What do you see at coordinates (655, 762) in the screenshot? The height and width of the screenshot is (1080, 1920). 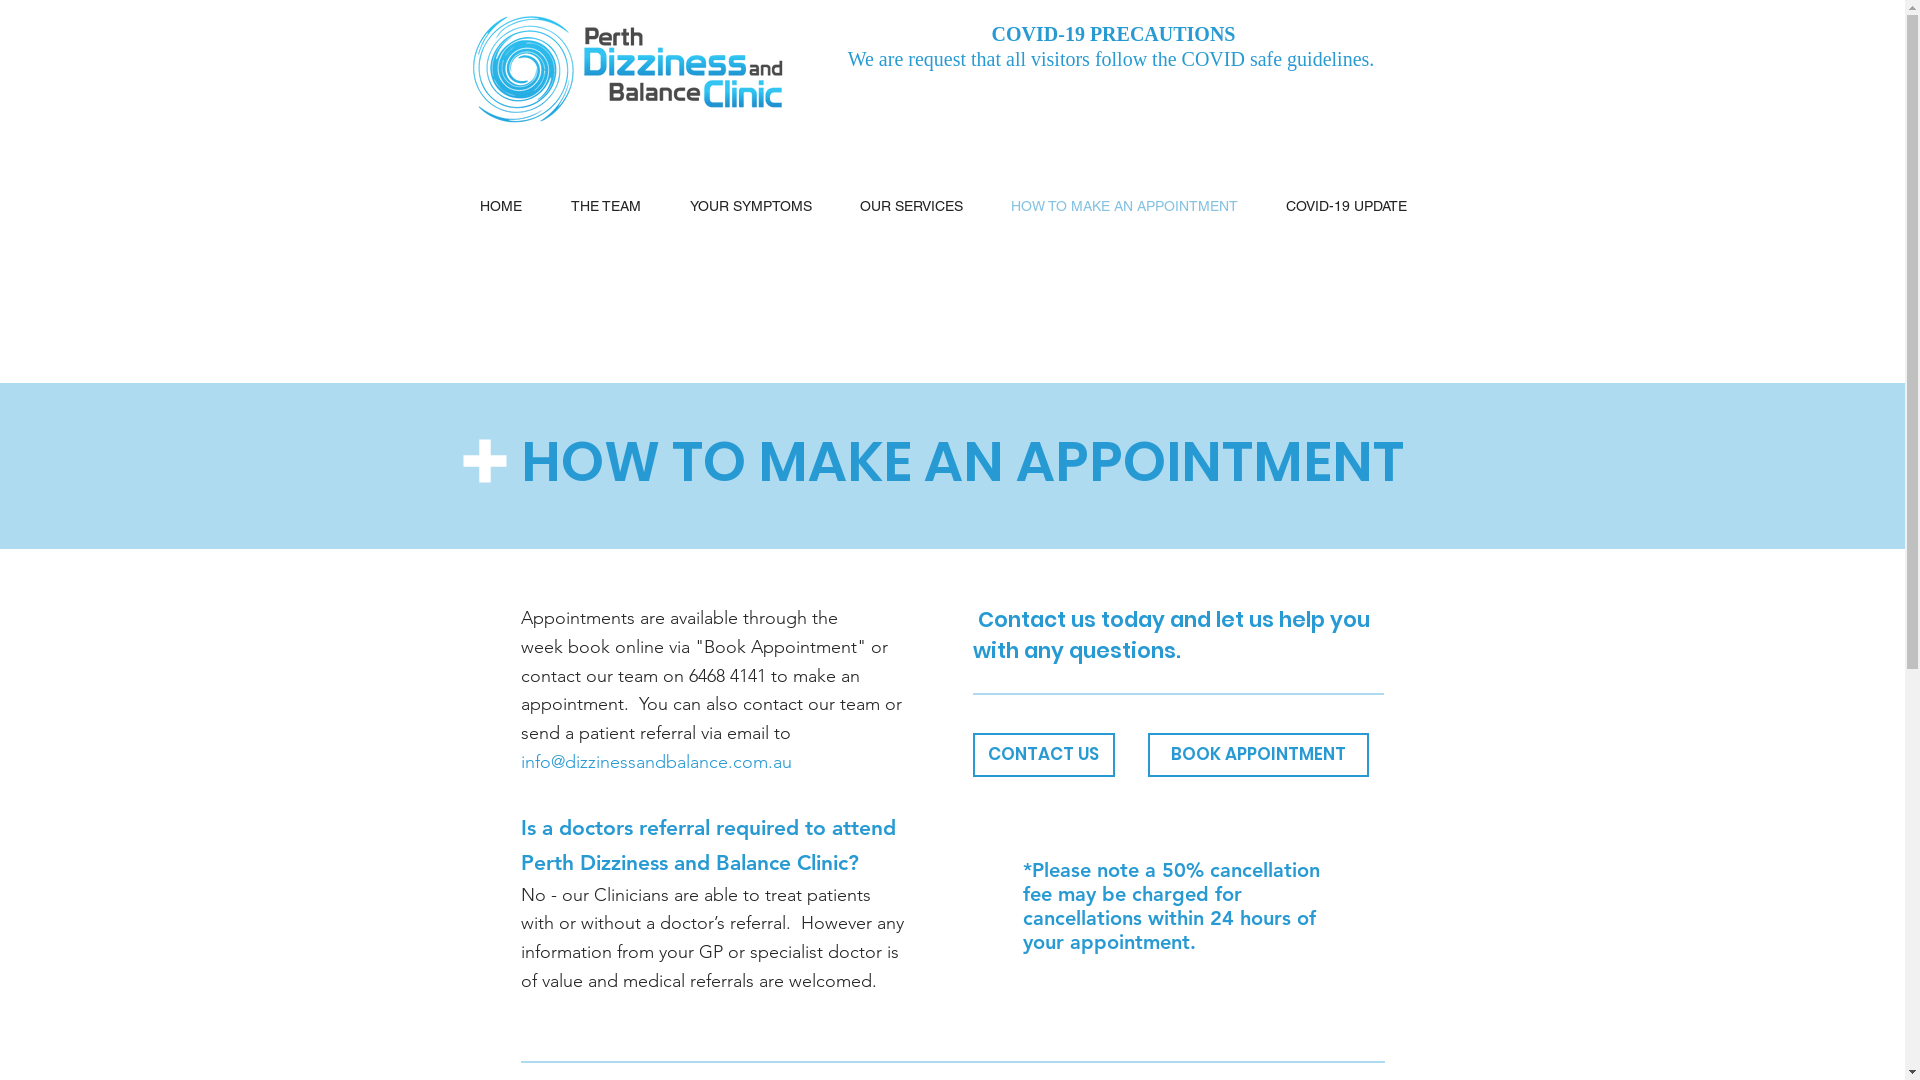 I see `'info@dizzinessandbalance.com.au'` at bounding box center [655, 762].